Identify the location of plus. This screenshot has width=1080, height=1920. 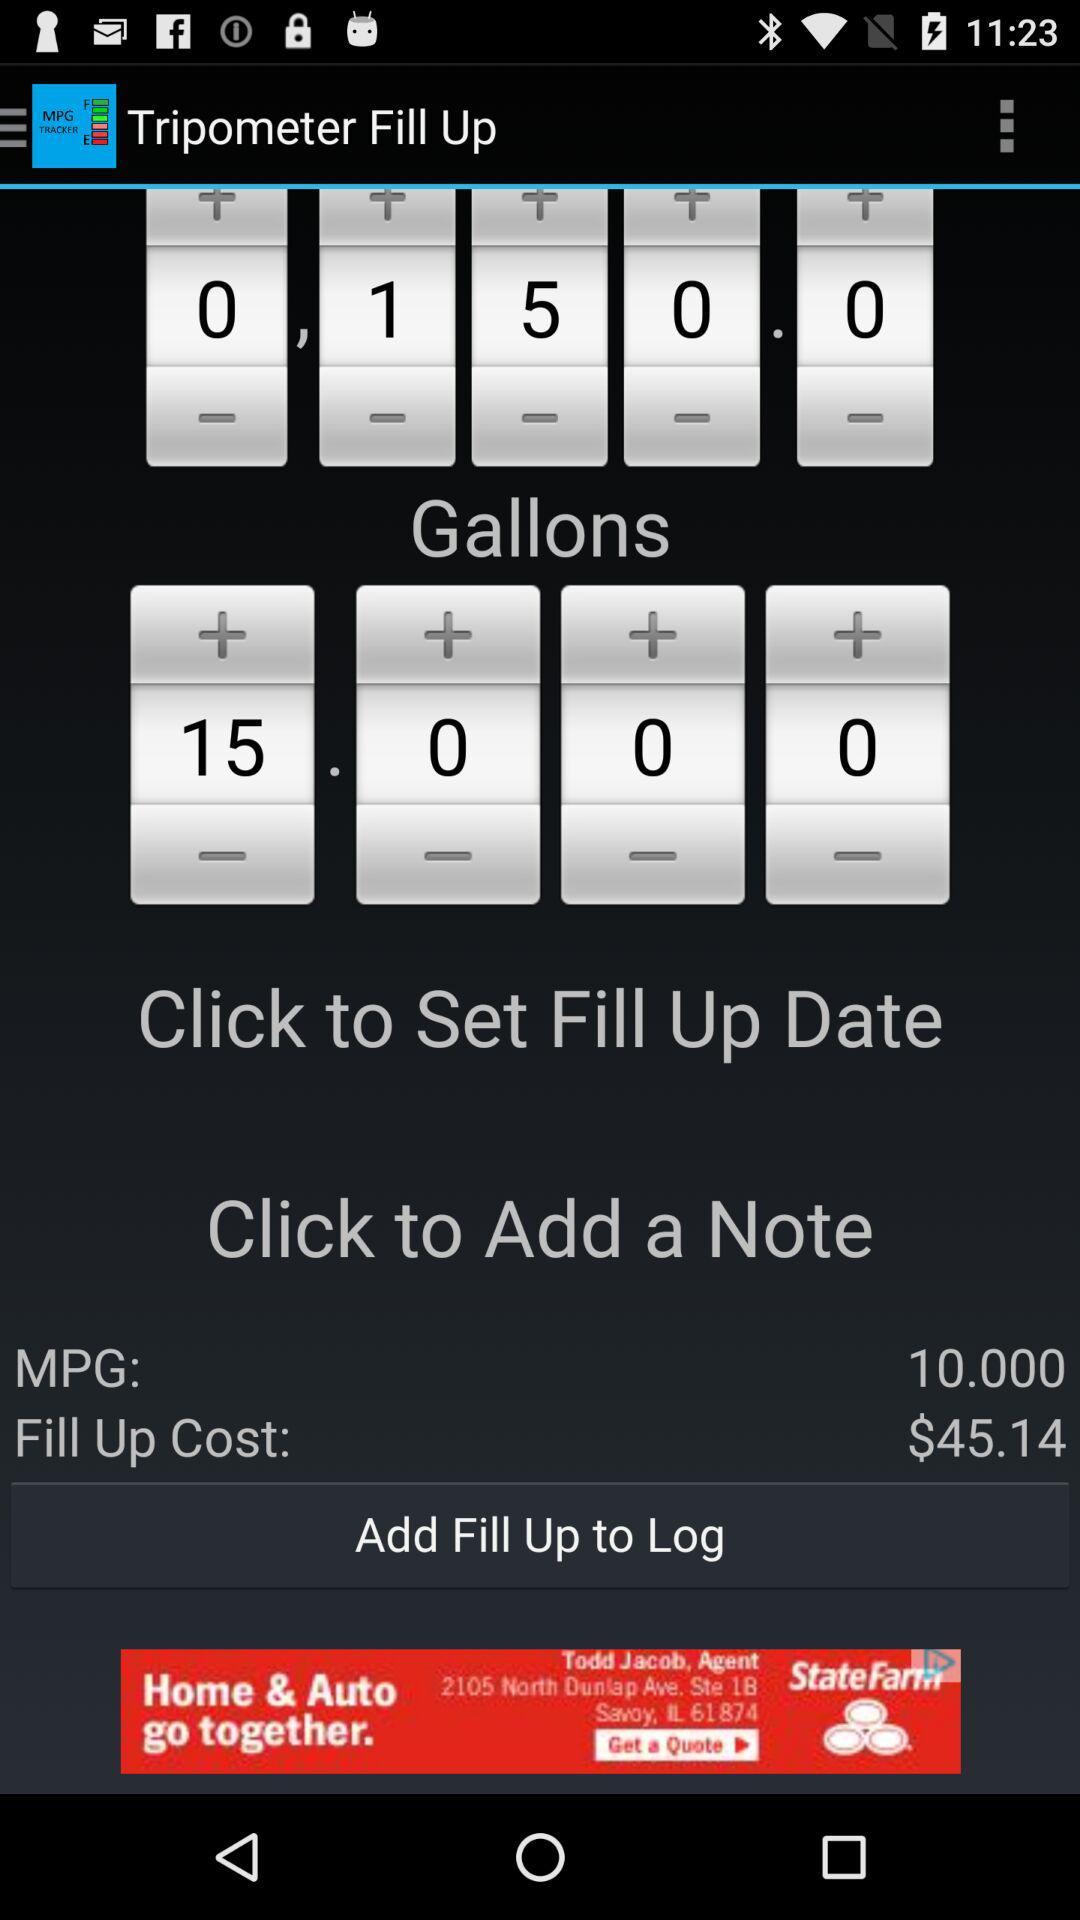
(856, 629).